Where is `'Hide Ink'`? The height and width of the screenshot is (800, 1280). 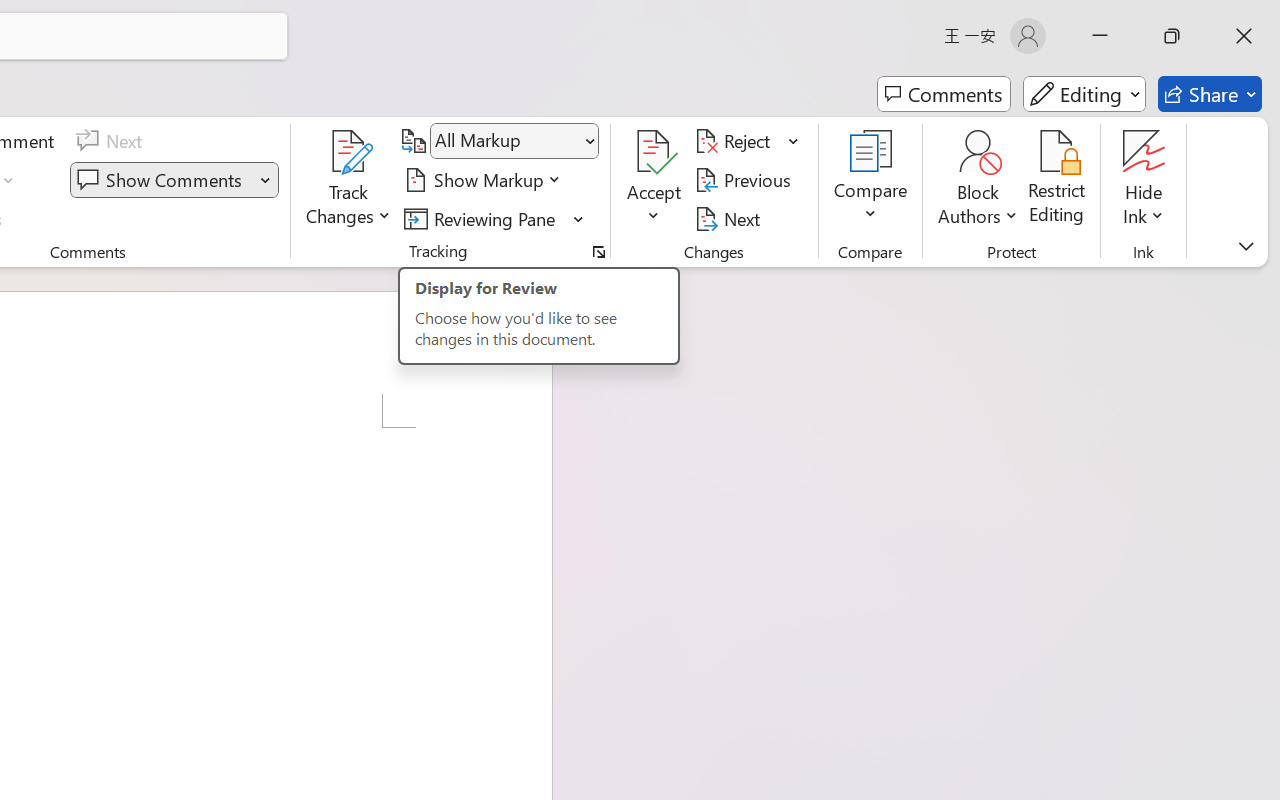
'Hide Ink' is located at coordinates (1144, 179).